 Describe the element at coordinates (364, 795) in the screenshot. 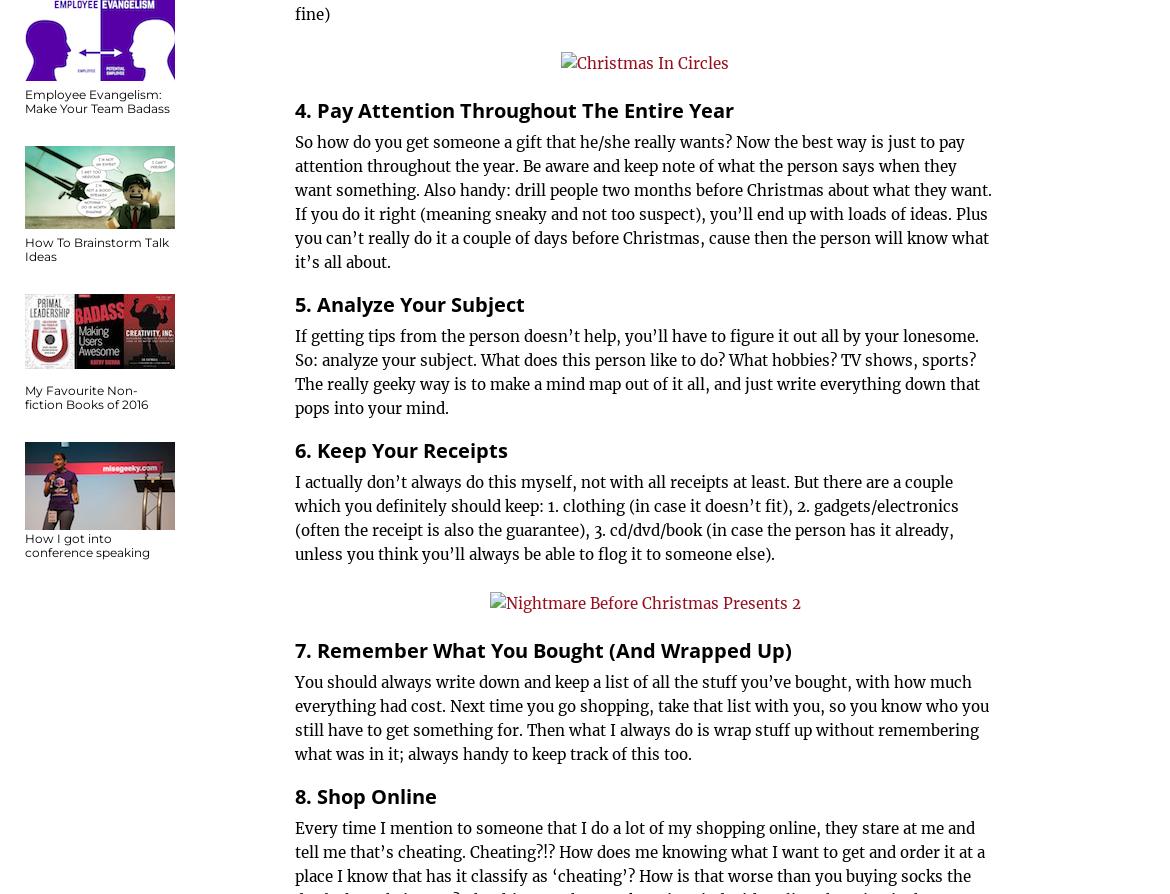

I see `'8. Shop Online'` at that location.